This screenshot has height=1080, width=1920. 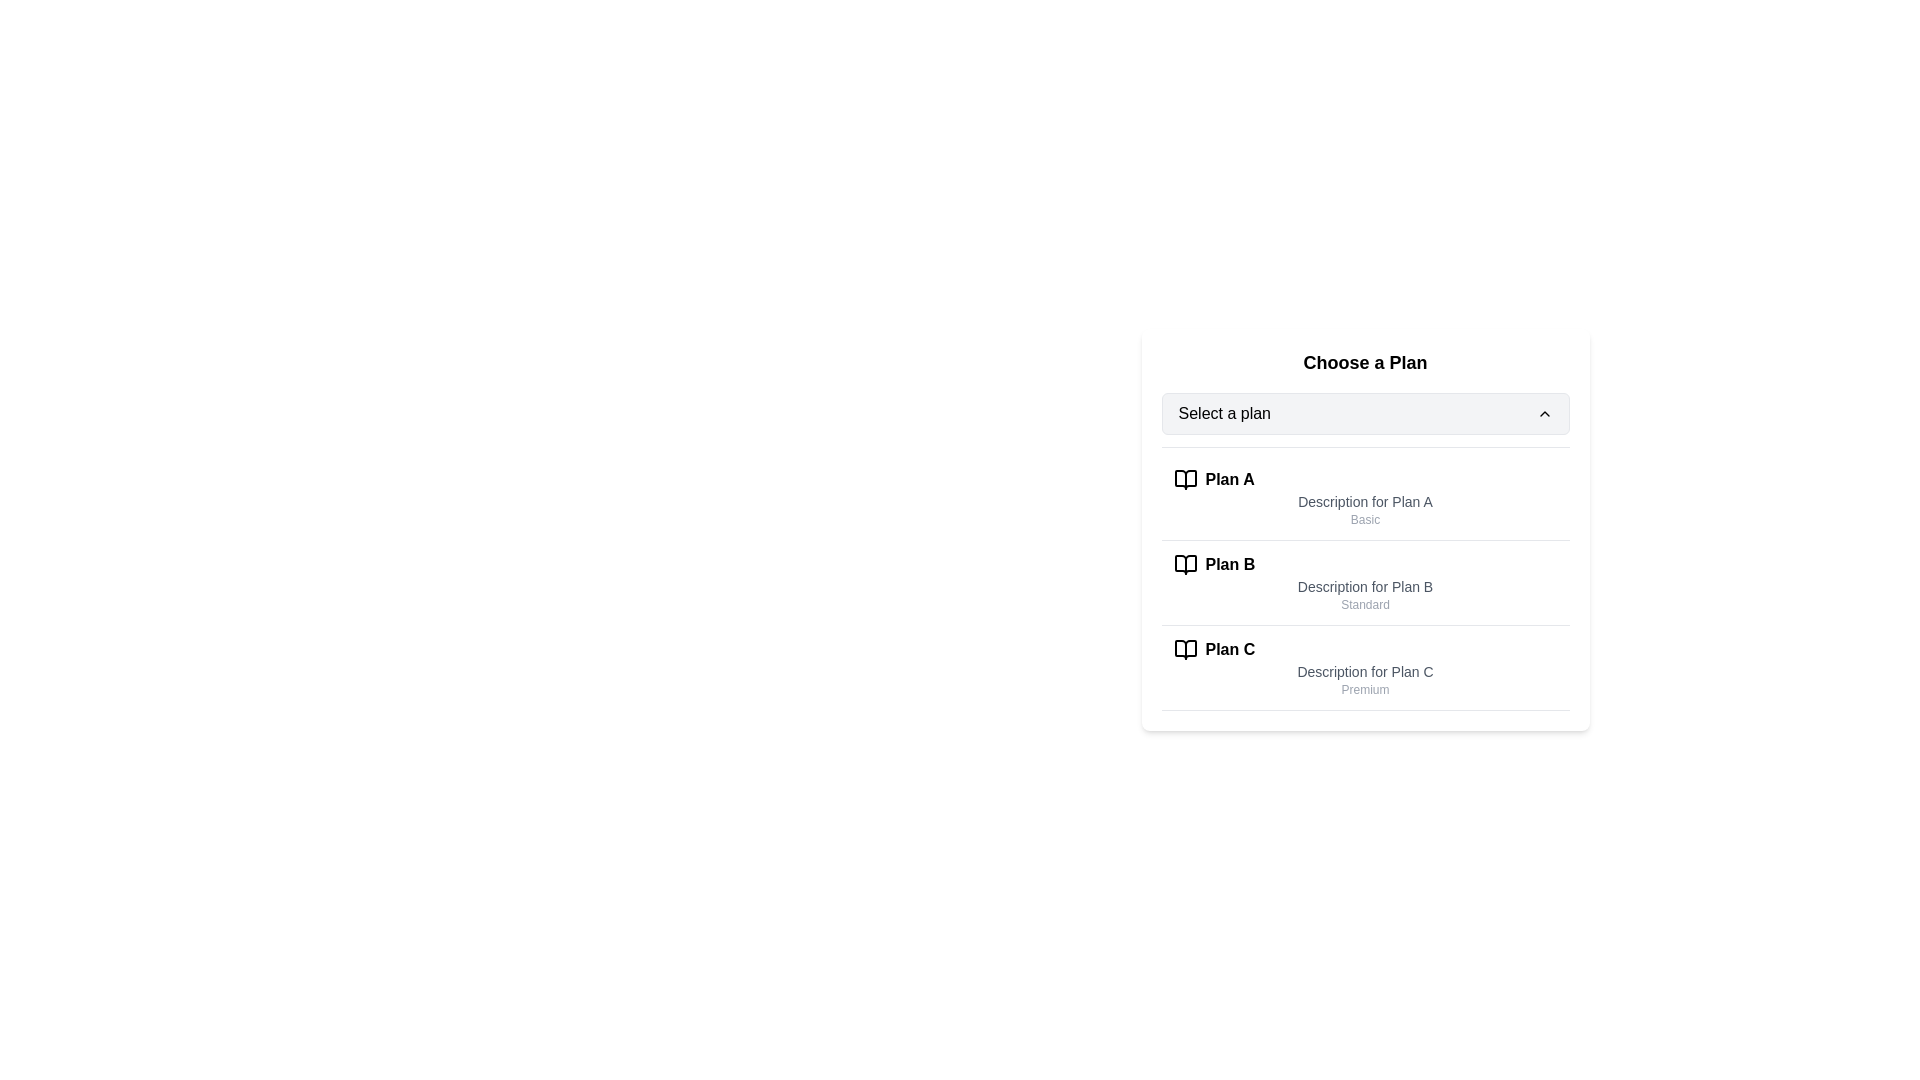 What do you see at coordinates (1185, 650) in the screenshot?
I see `the open book icon located in the third row of the options labeled 'Plan C', which is positioned to the left of the text 'Plan C'` at bounding box center [1185, 650].